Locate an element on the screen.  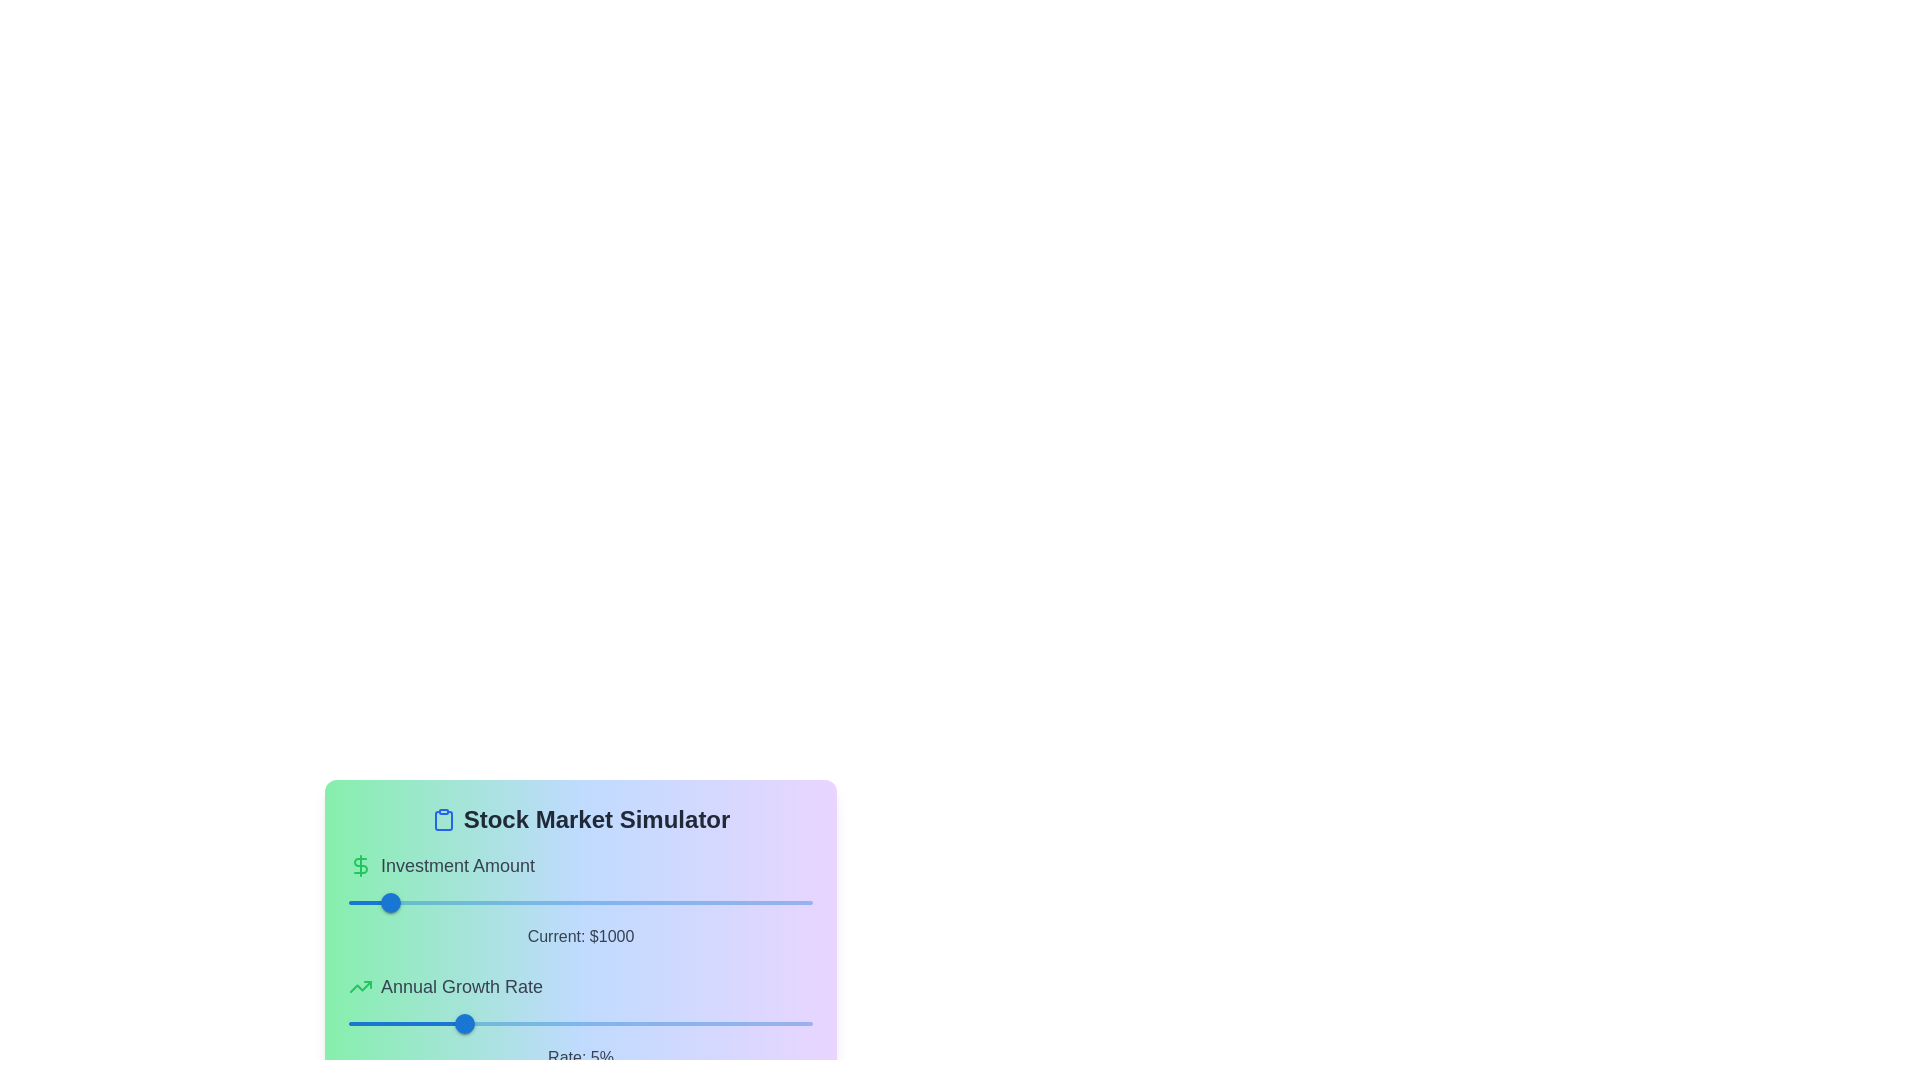
the slider value is located at coordinates (469, 1023).